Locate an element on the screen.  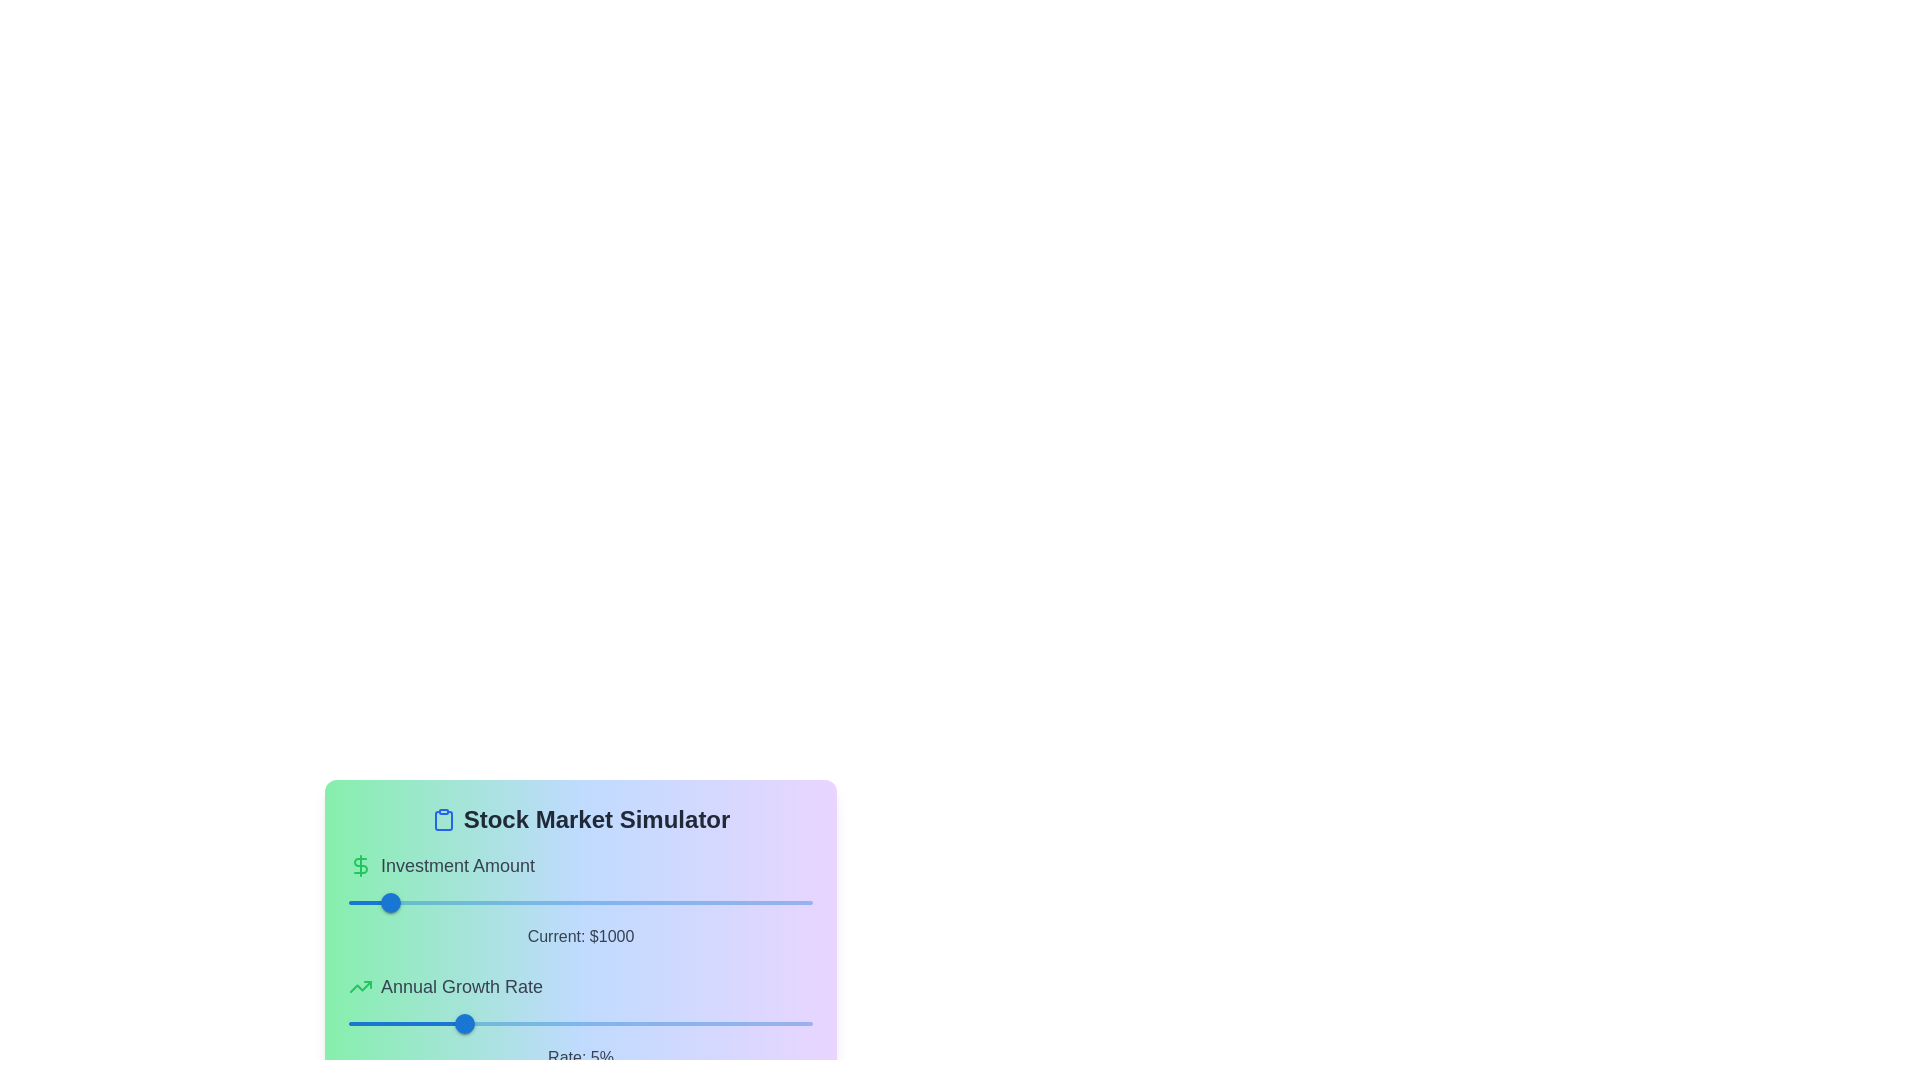
the slider value is located at coordinates (469, 1023).